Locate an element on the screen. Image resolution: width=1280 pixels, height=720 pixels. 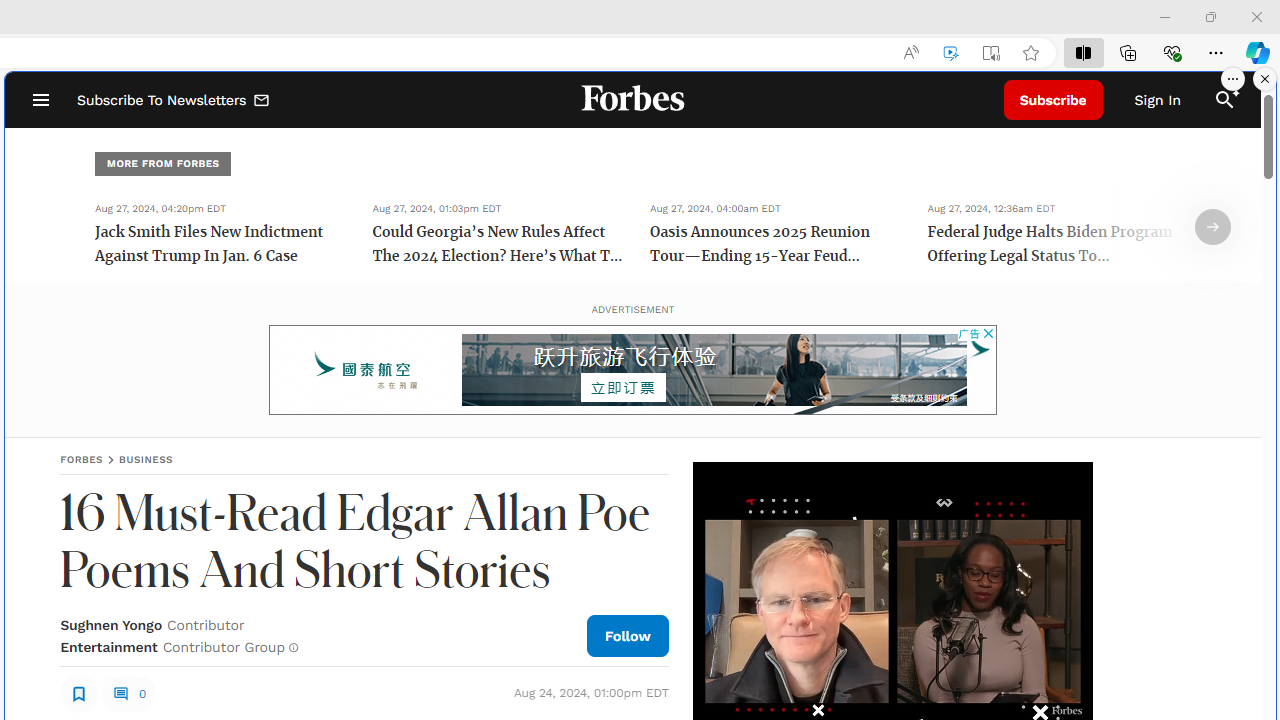
'Class: fs-icon fs-icon--arrow-right' is located at coordinates (1211, 226).